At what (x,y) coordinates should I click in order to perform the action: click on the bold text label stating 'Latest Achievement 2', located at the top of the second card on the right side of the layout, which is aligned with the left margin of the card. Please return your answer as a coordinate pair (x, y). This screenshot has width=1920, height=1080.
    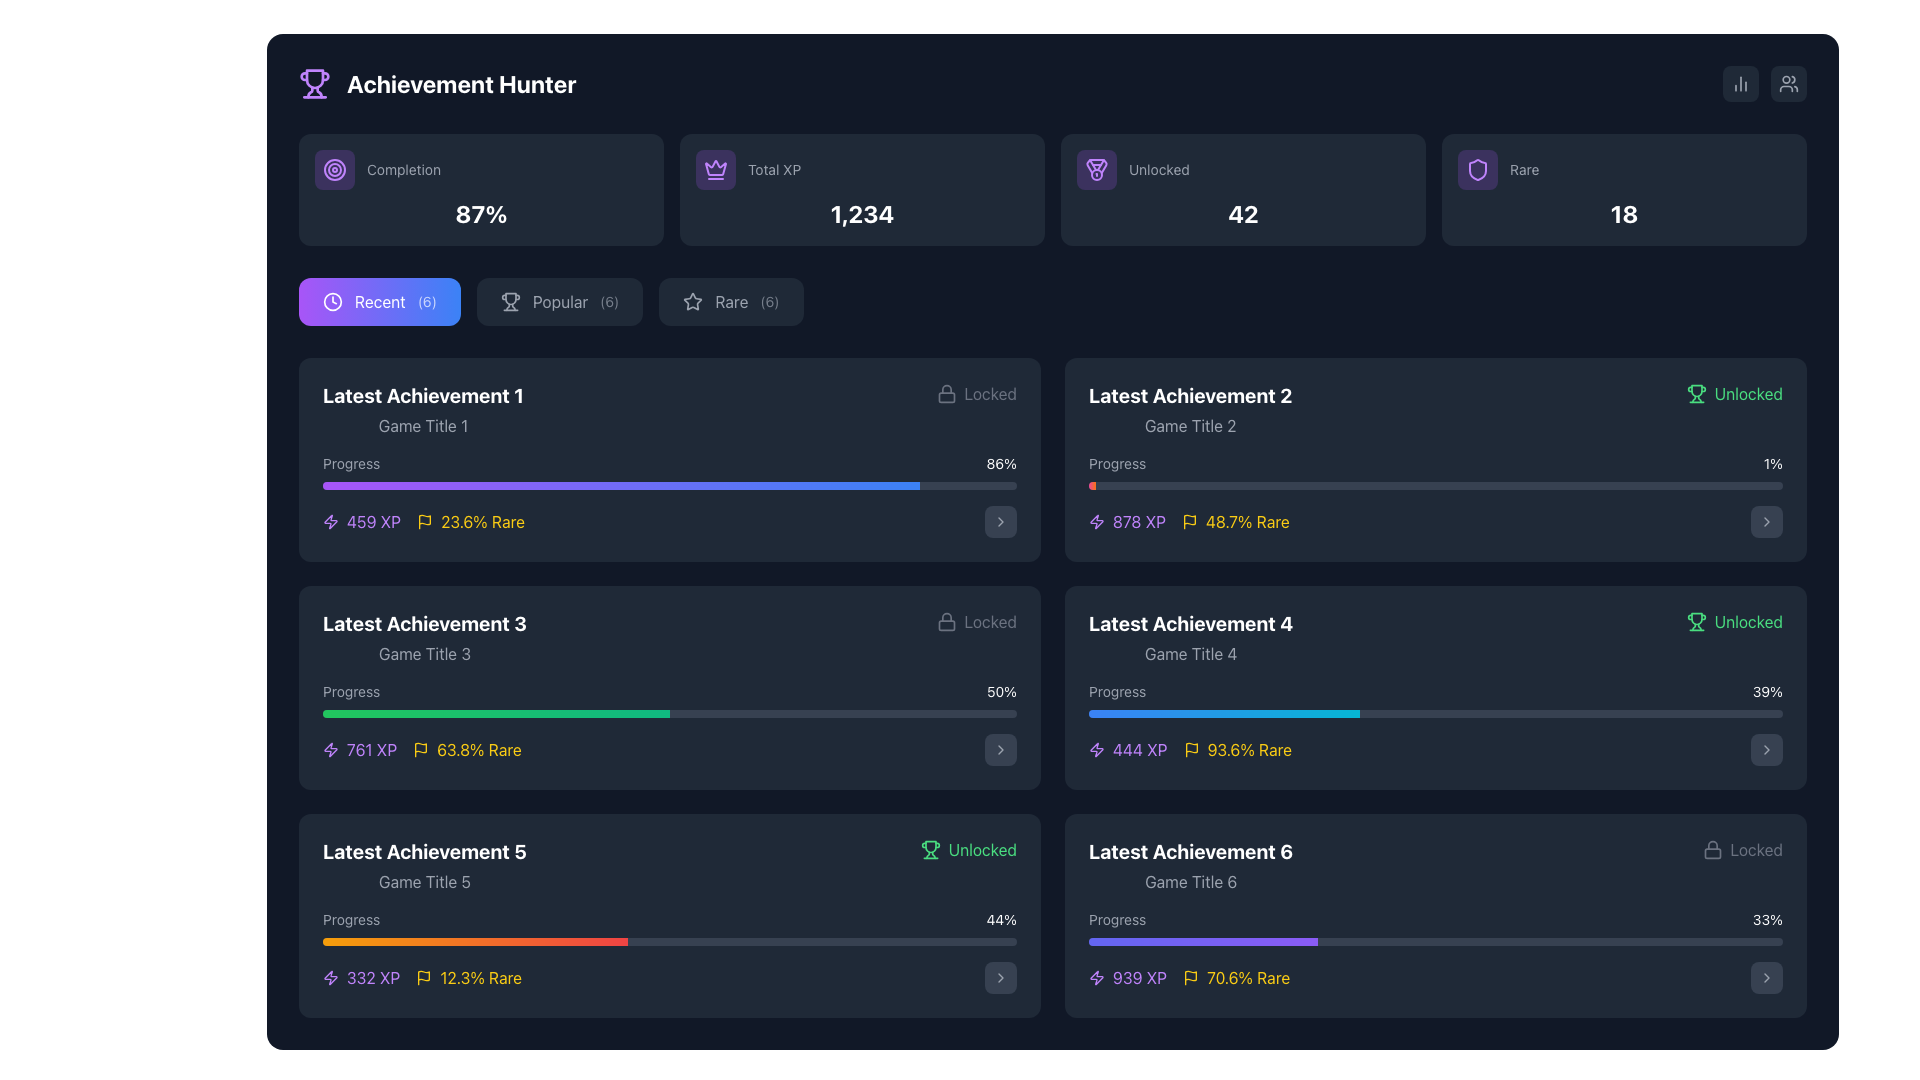
    Looking at the image, I should click on (1190, 396).